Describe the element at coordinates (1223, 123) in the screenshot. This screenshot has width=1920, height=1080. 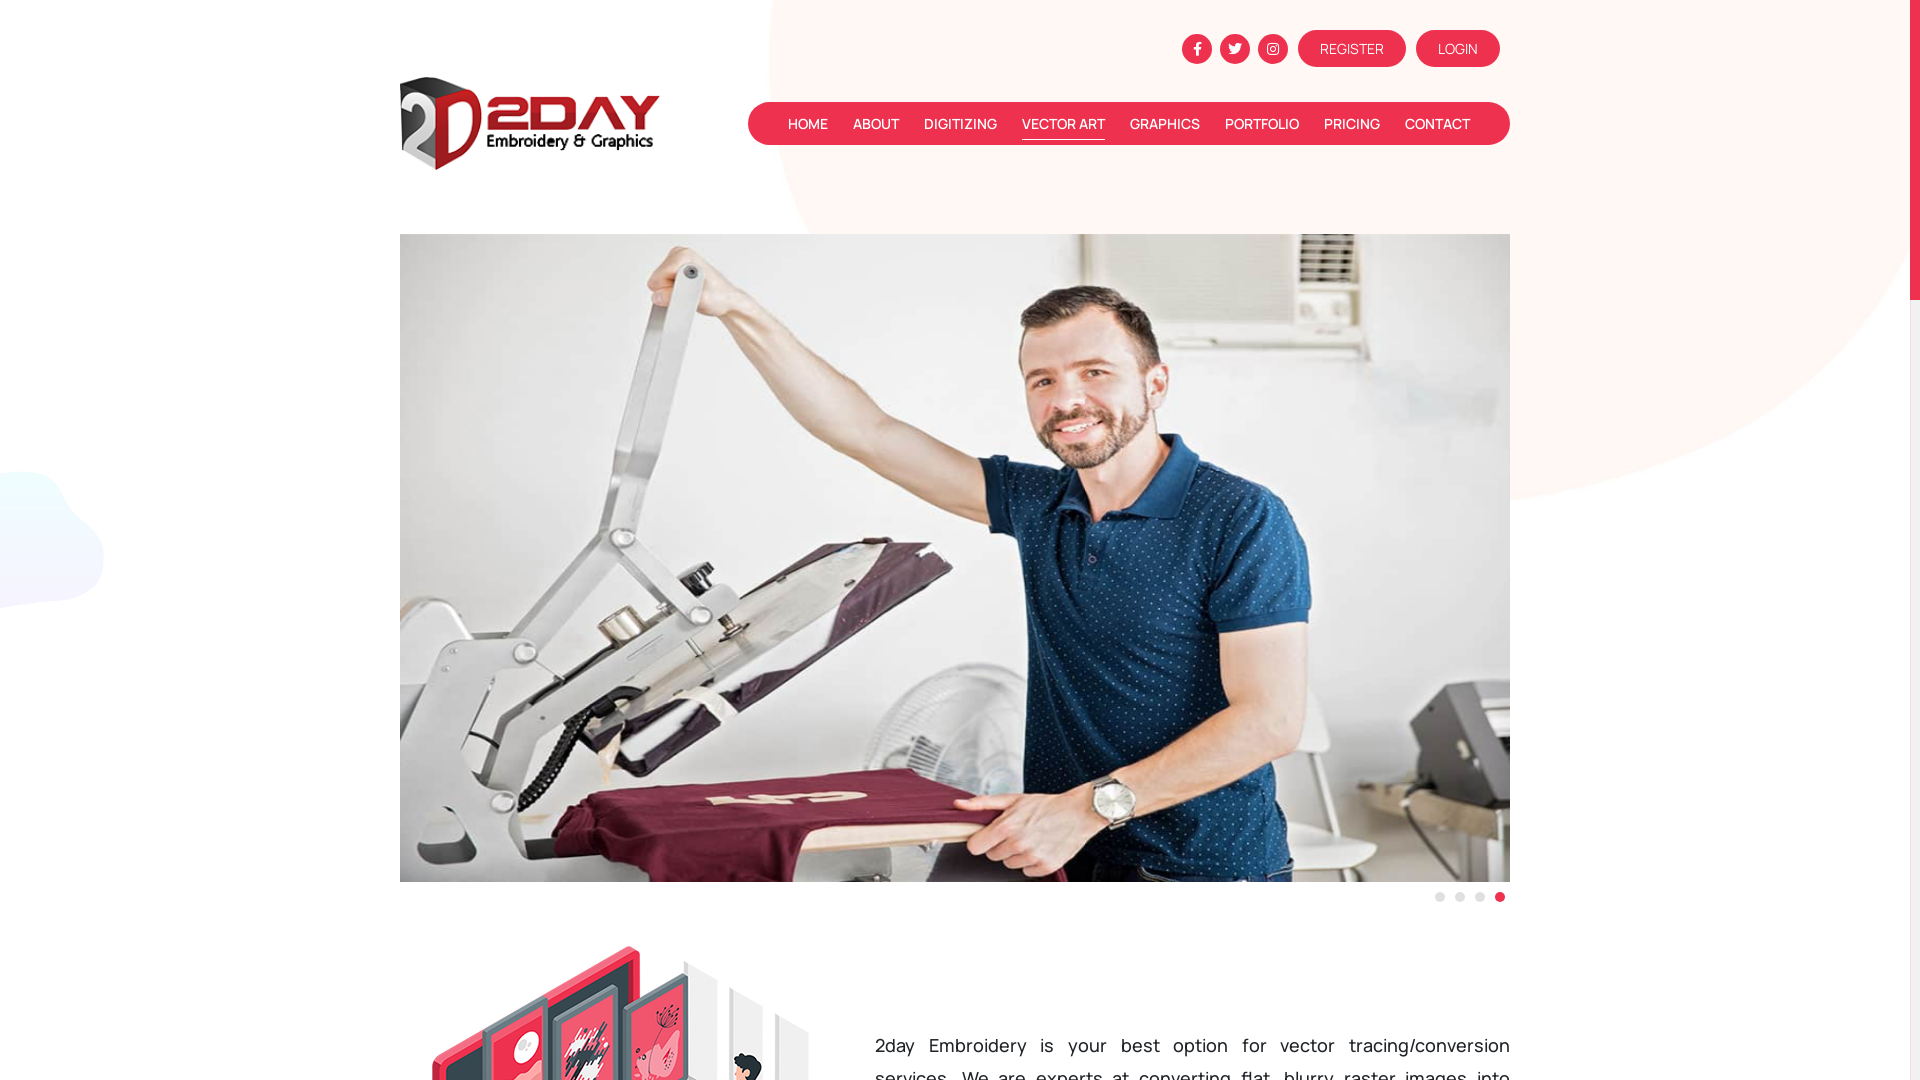
I see `'PORTFOLIO'` at that location.